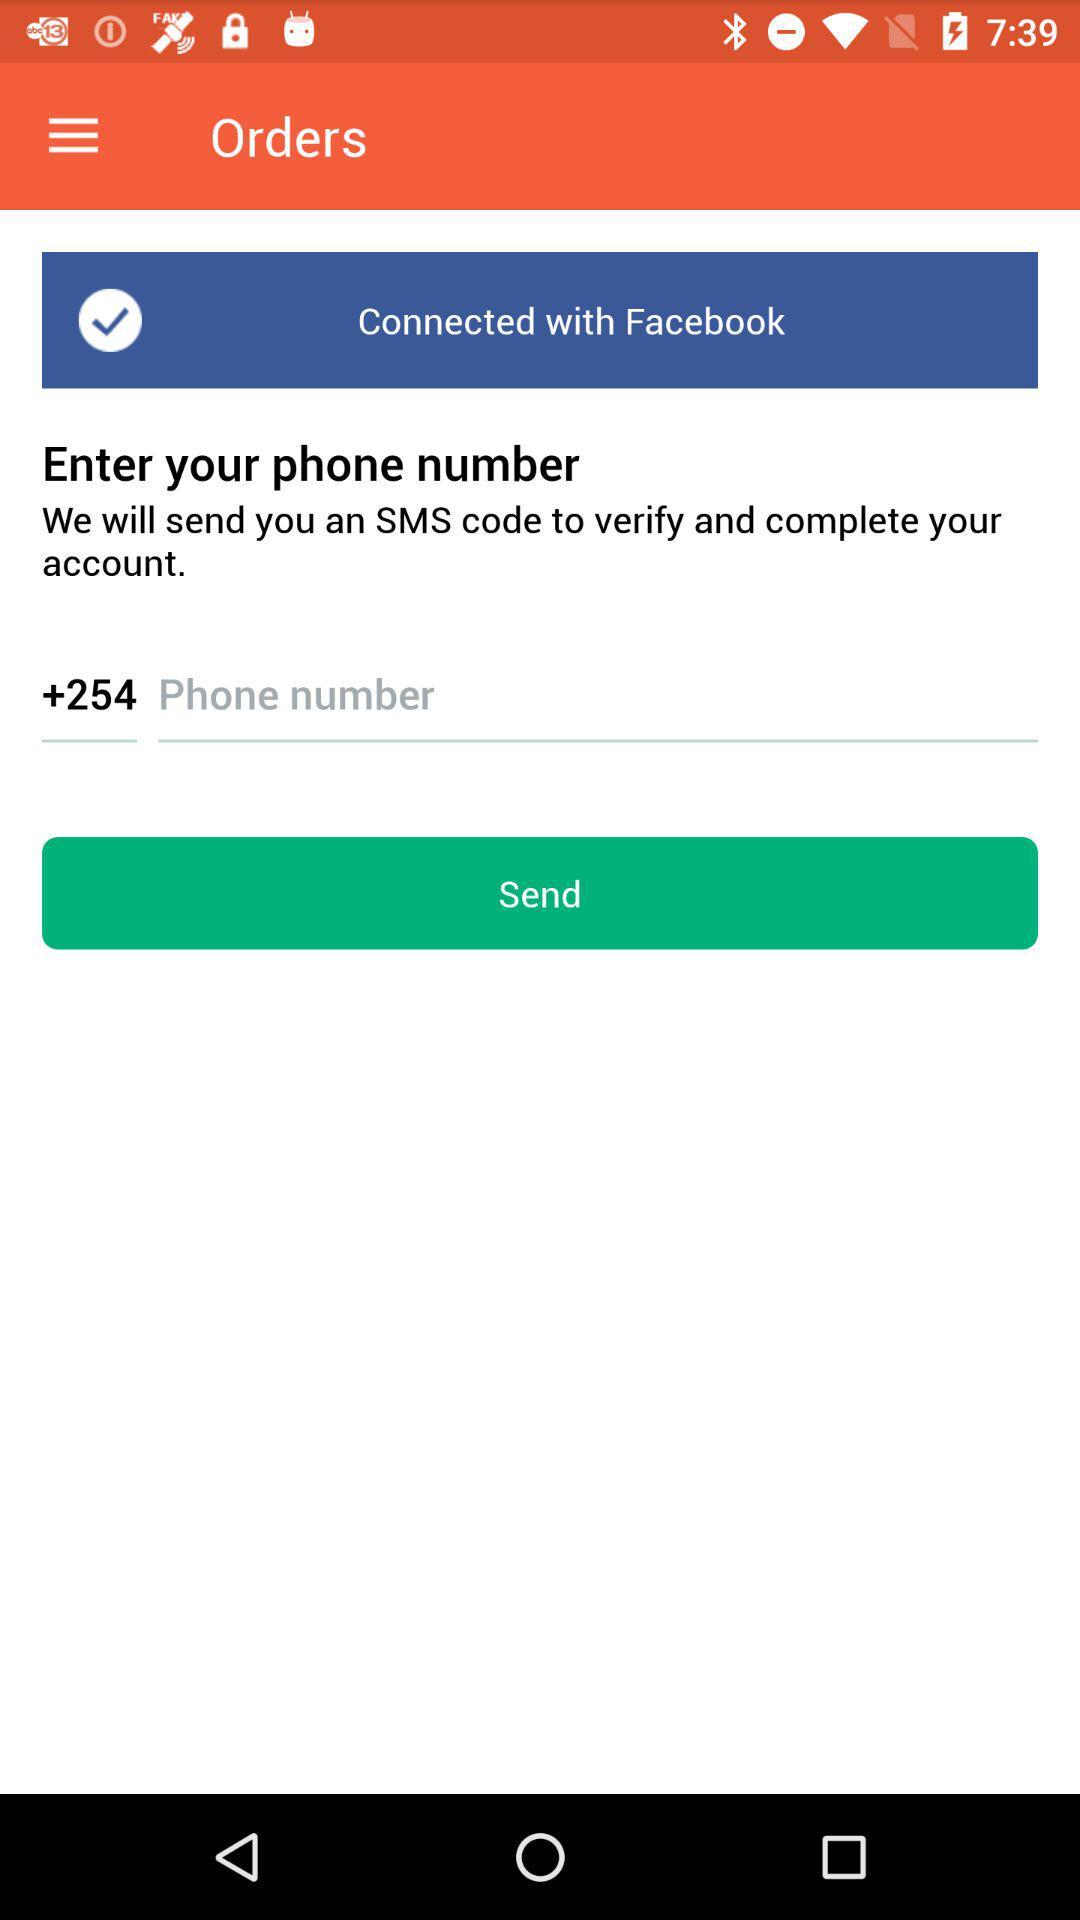 The width and height of the screenshot is (1080, 1920). I want to click on icon to the right of +254 item, so click(597, 675).